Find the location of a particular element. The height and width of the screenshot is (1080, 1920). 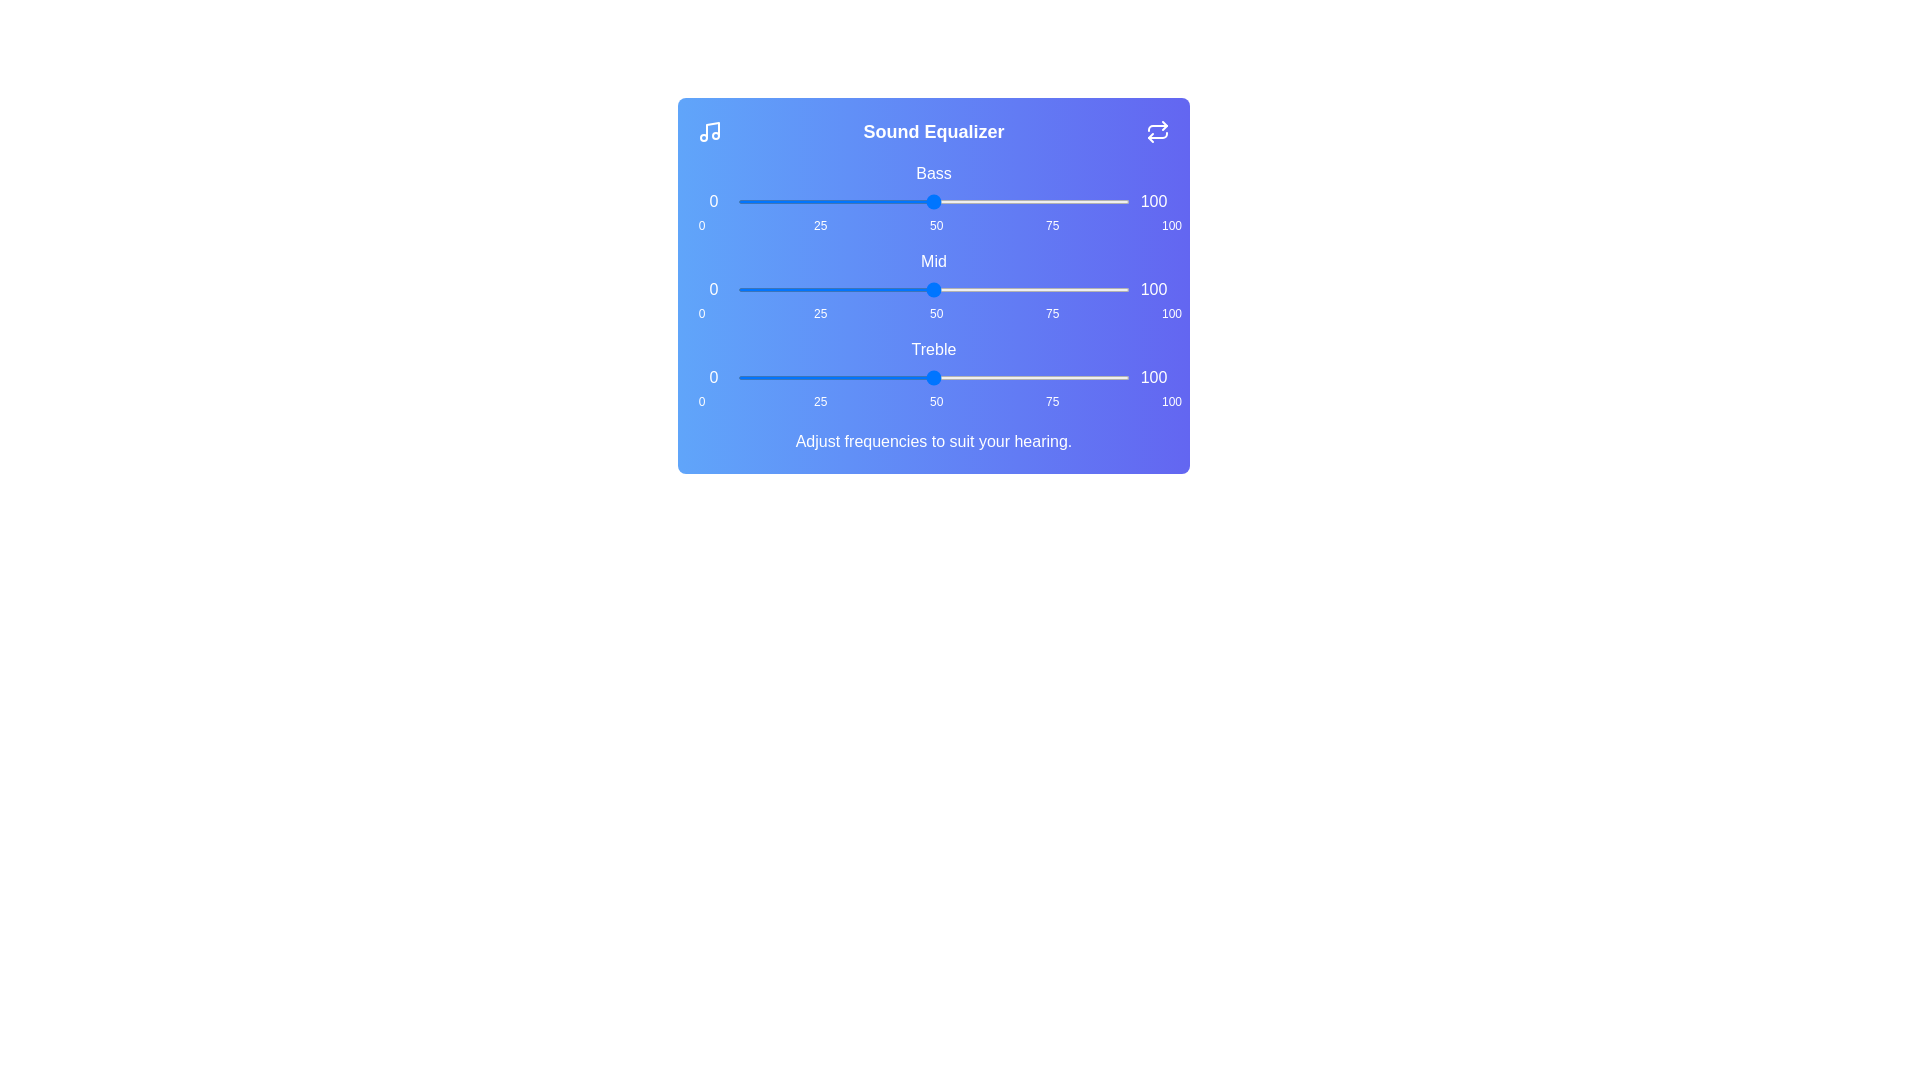

the 'mid' slider to 7 is located at coordinates (764, 289).